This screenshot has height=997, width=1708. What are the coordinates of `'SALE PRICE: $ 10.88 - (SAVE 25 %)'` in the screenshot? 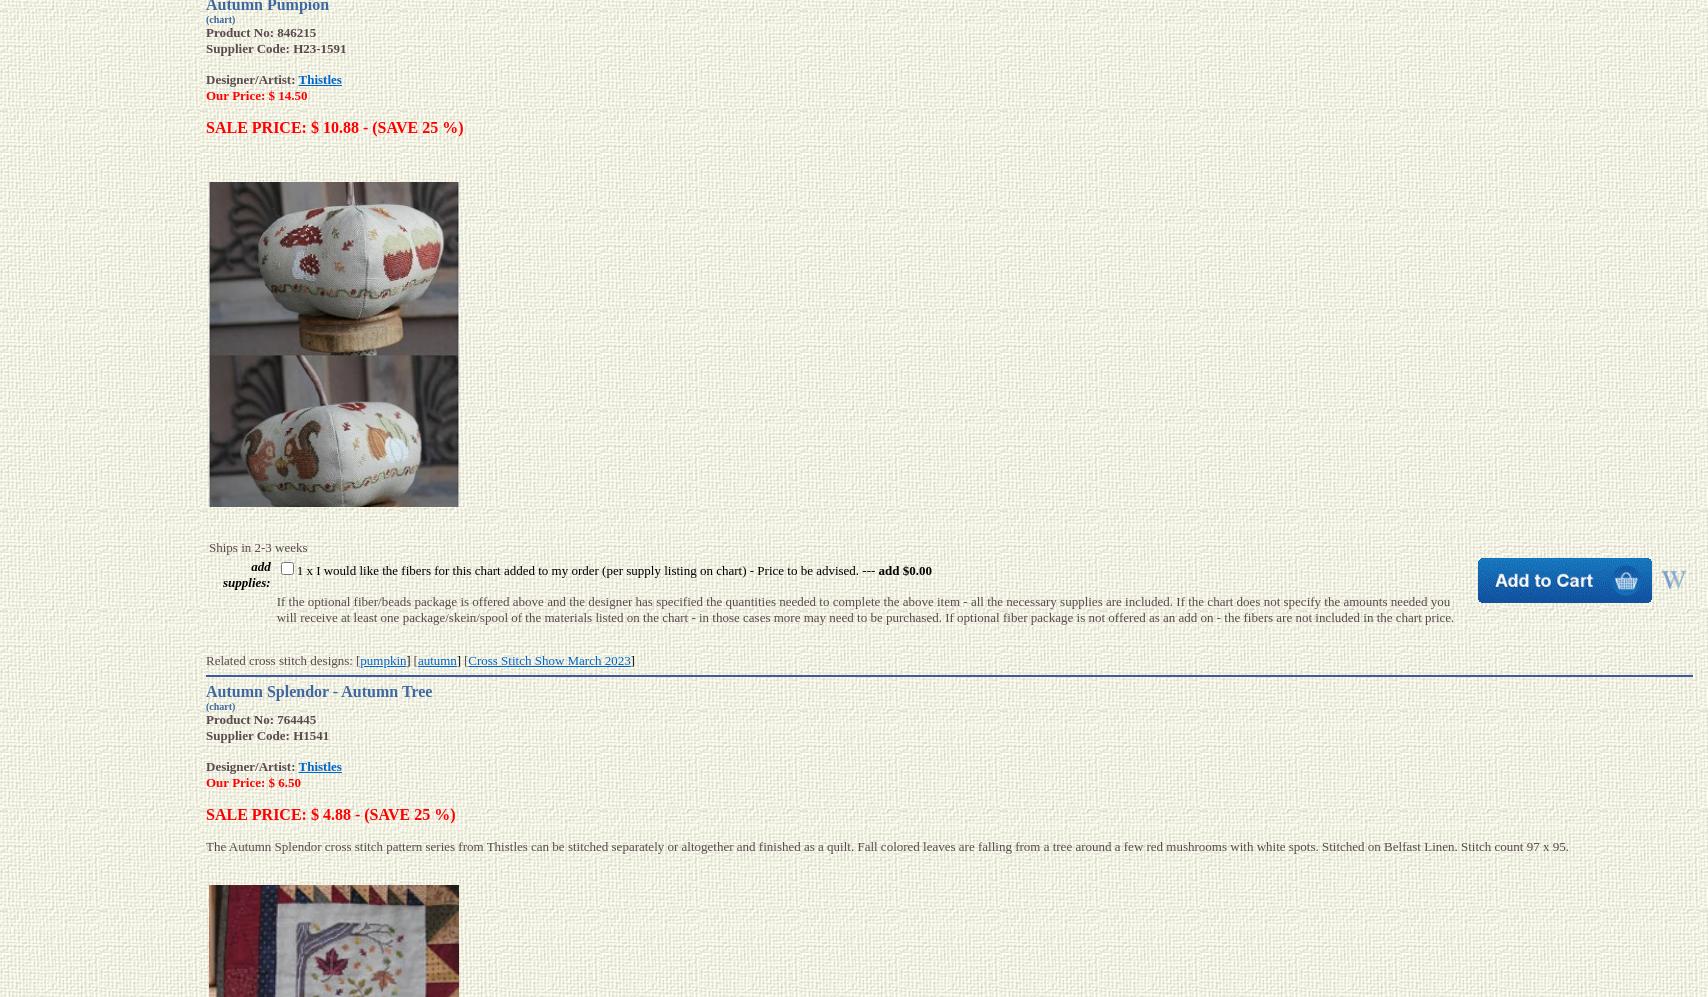 It's located at (334, 127).